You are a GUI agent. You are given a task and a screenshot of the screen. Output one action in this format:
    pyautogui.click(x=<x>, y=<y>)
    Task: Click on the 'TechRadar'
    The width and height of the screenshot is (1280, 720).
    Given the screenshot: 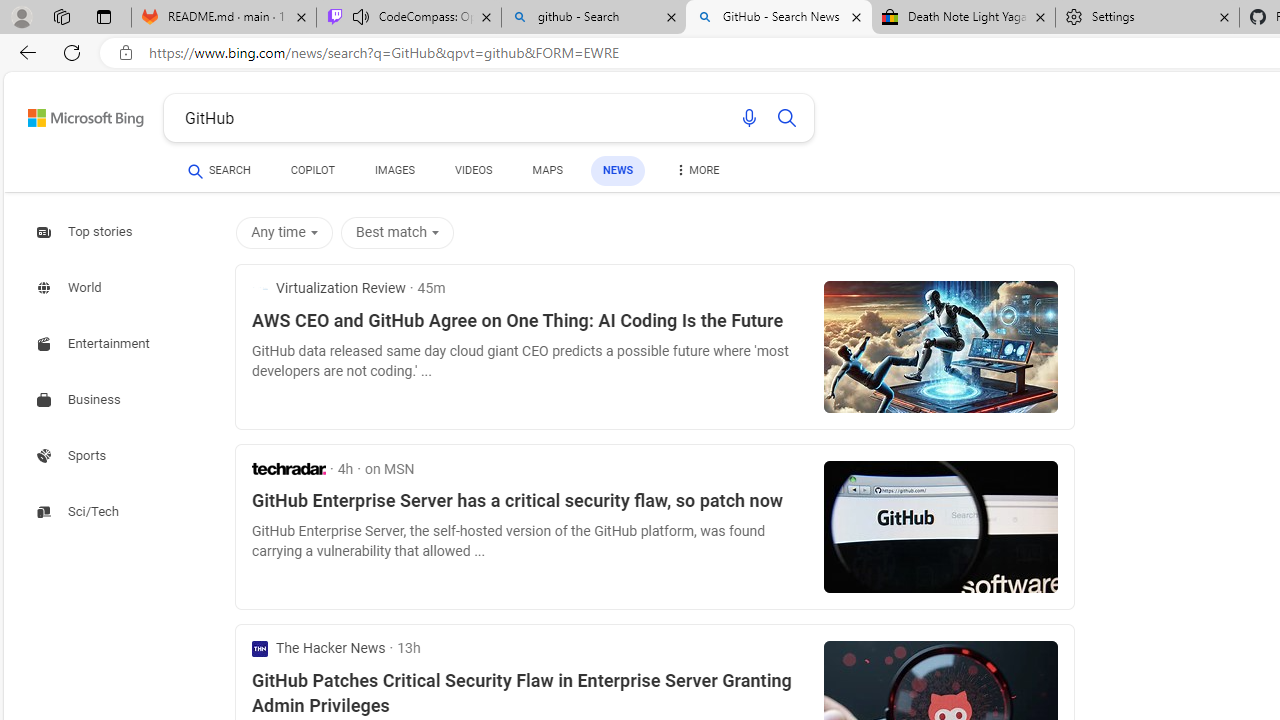 What is the action you would take?
    pyautogui.click(x=288, y=468)
    